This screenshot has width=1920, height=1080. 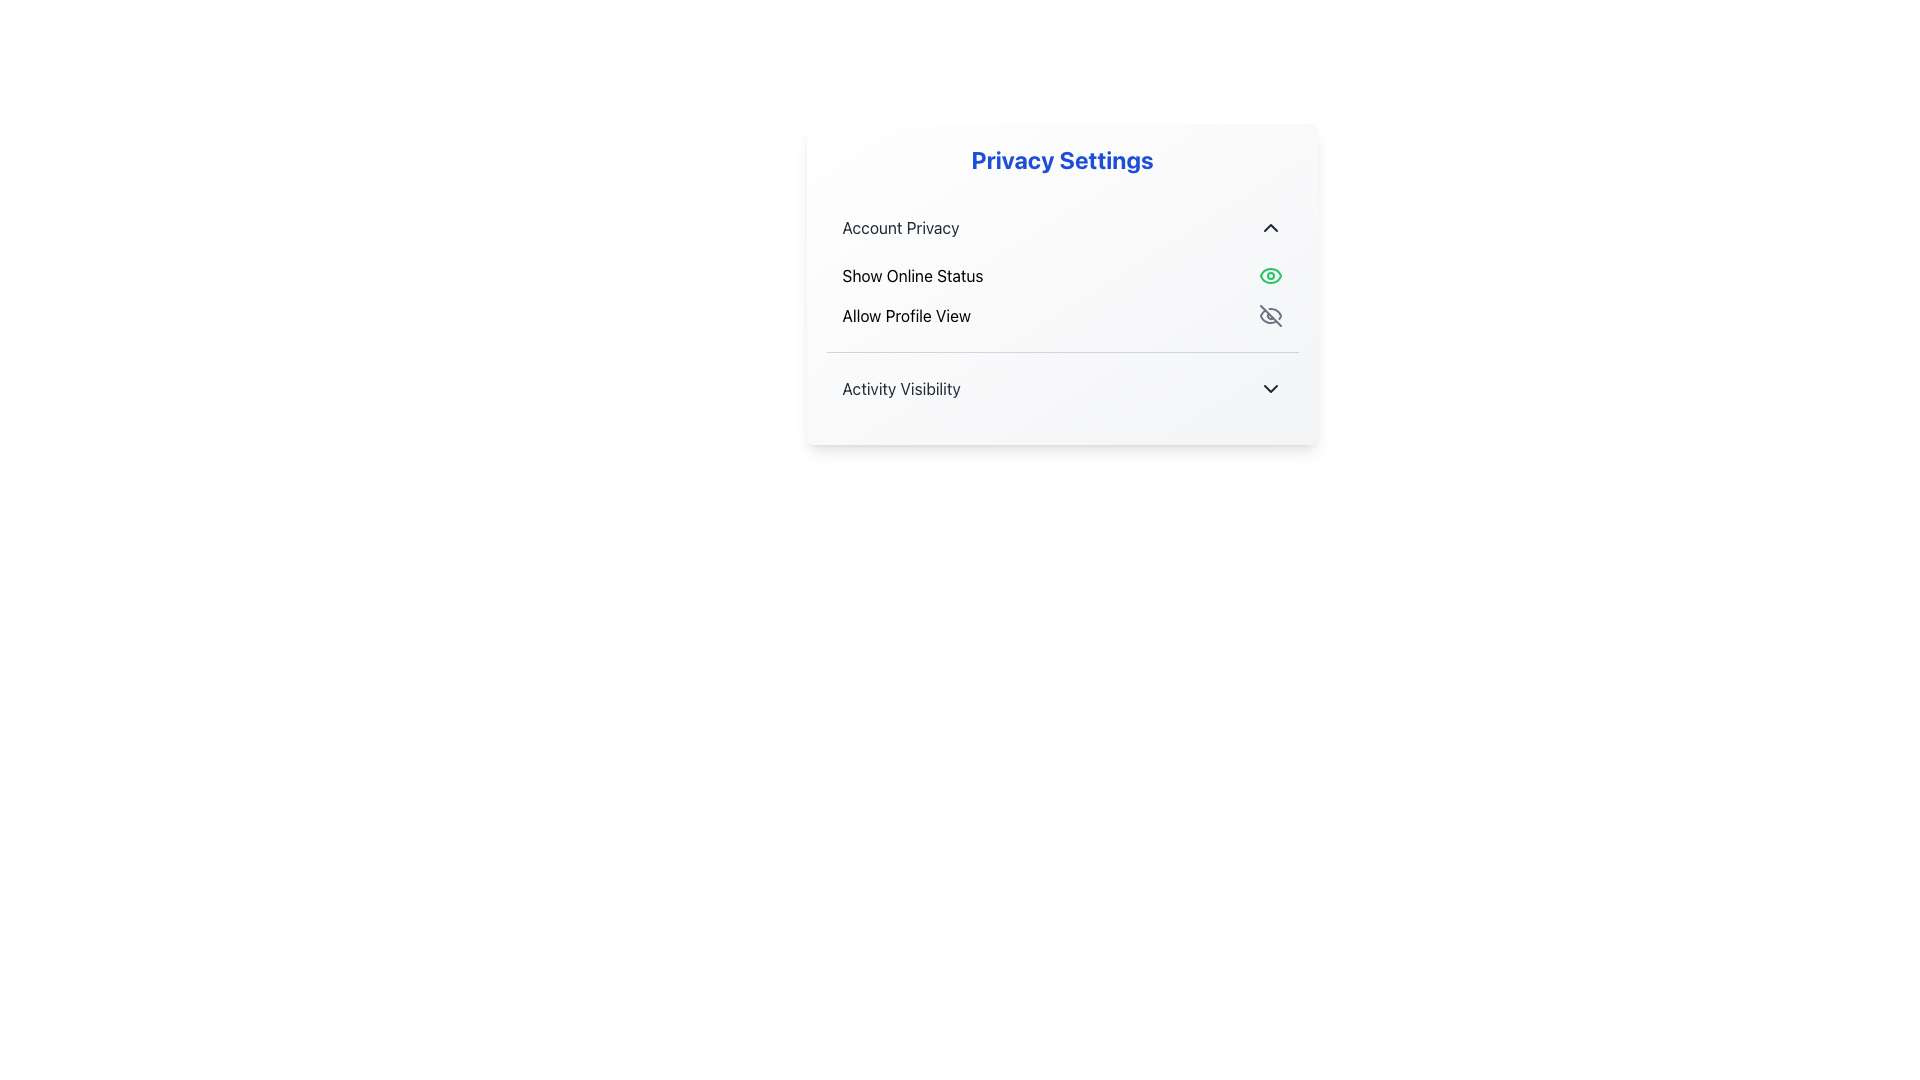 I want to click on the 'Account Privacy' label, which is the first text label in the privacy options list within the 'Privacy Settings' section, so click(x=900, y=226).